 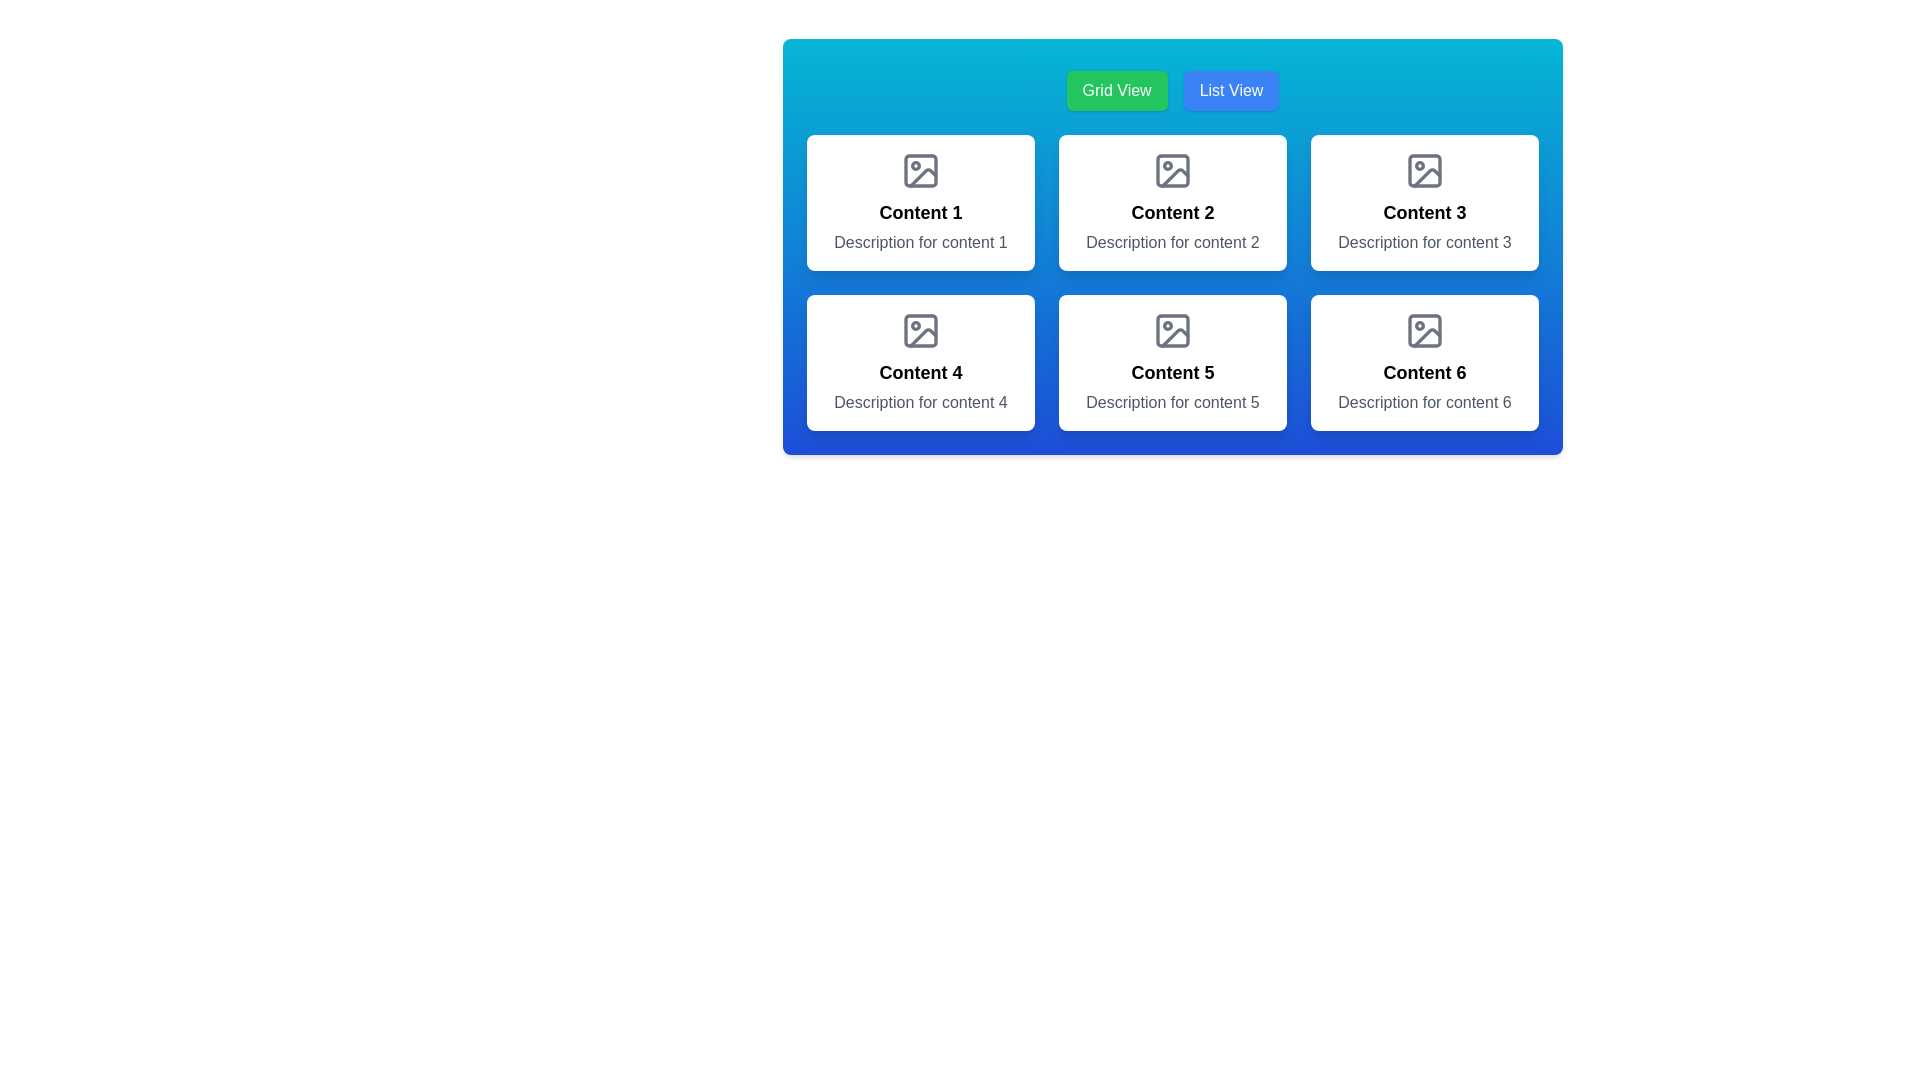 I want to click on text content of the label that says 'Content 4', which is styled in a larger, bold font and located within the bottom-left card of a 2x3 grid layout on a blue background, so click(x=920, y=373).